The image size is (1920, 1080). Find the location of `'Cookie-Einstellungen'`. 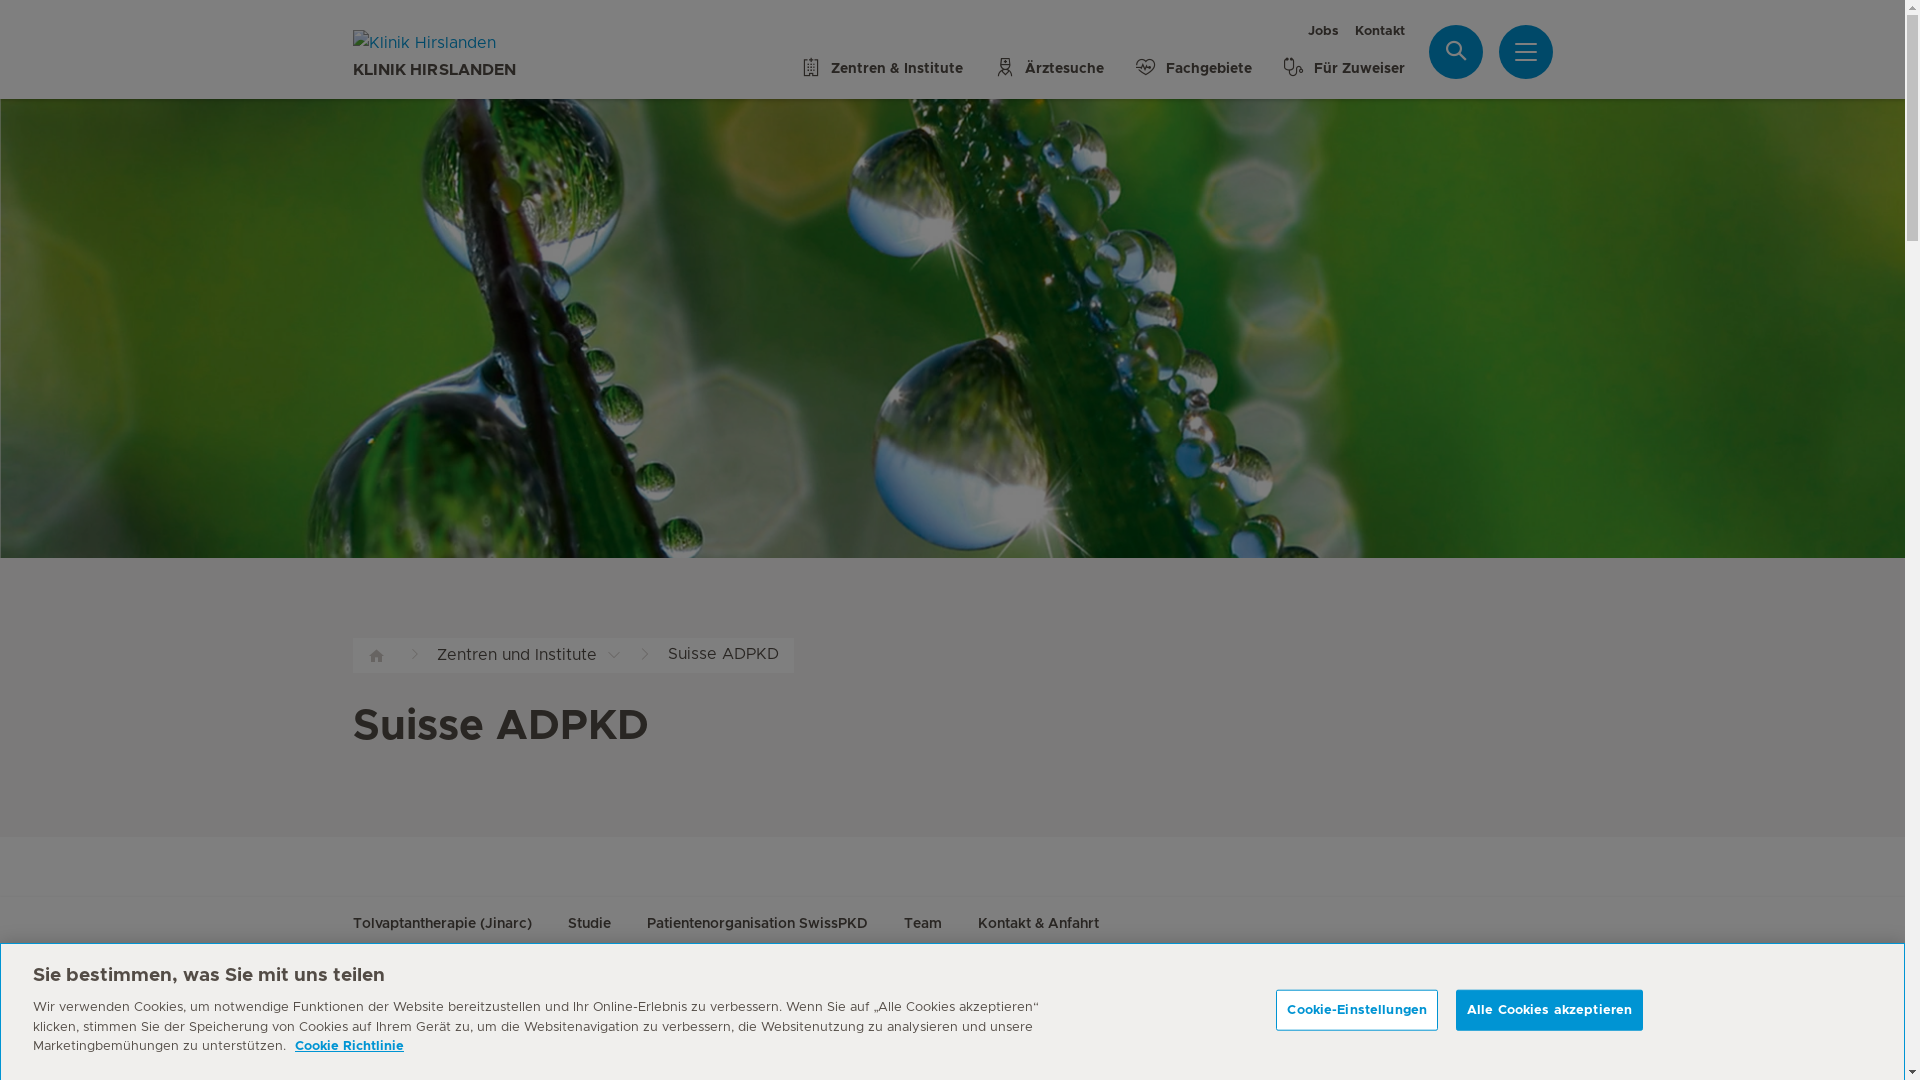

'Cookie-Einstellungen' is located at coordinates (1357, 1010).